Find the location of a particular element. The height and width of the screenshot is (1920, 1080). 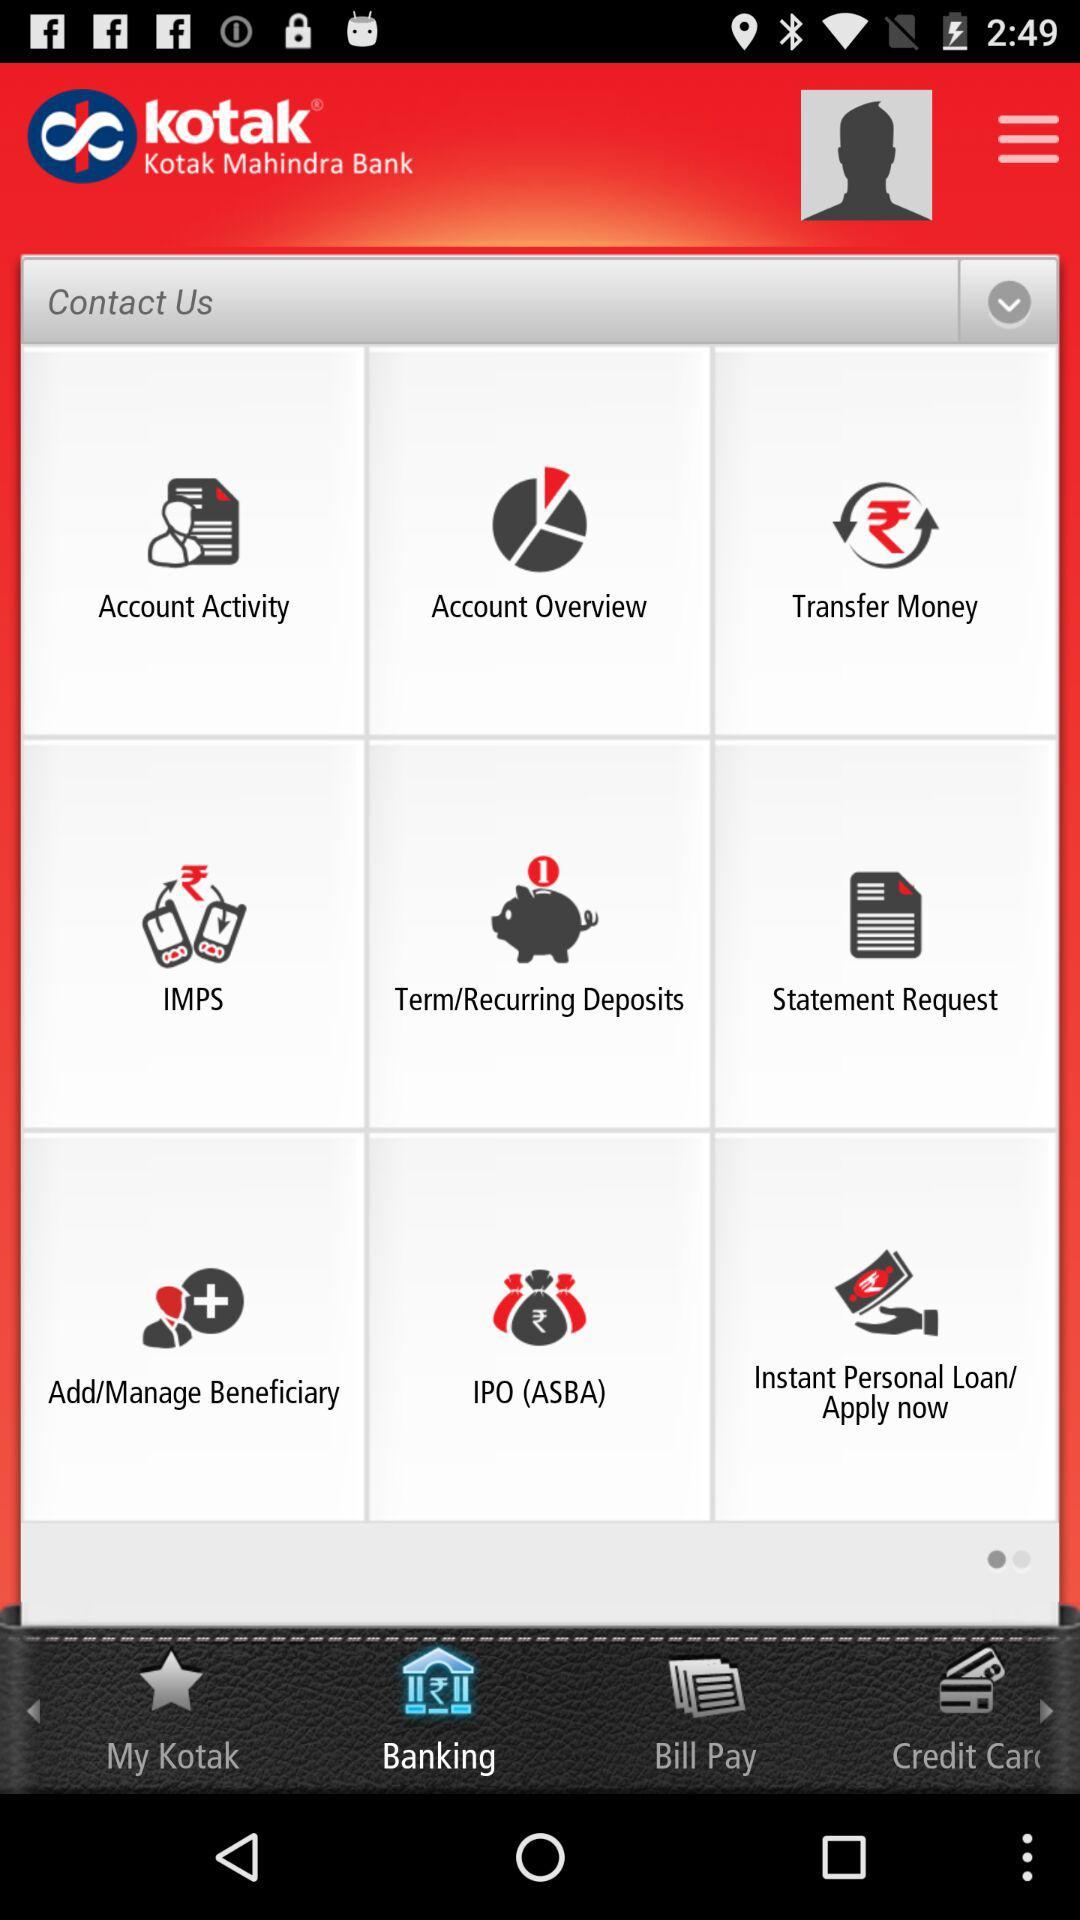

the back arrow which is at the bottom left corner is located at coordinates (33, 1697).